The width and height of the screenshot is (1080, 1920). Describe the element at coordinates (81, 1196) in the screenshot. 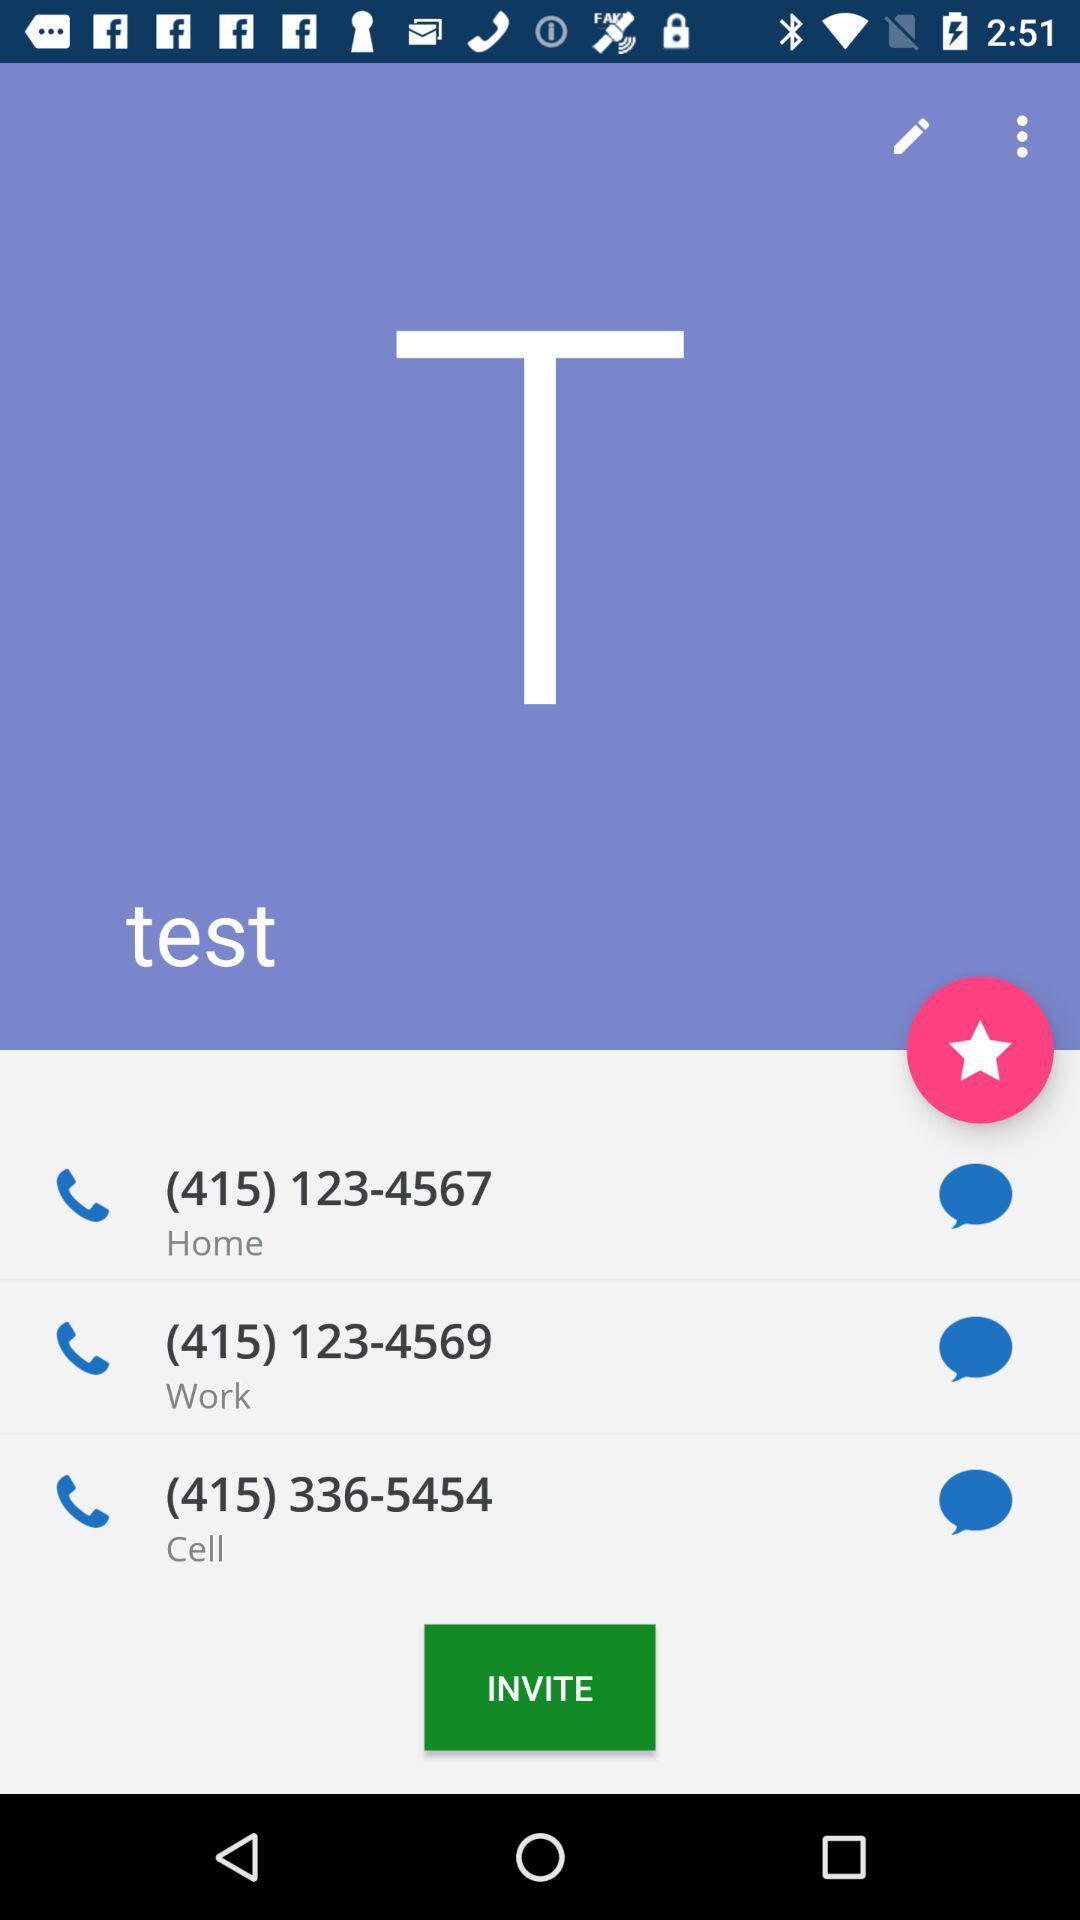

I see `calling` at that location.